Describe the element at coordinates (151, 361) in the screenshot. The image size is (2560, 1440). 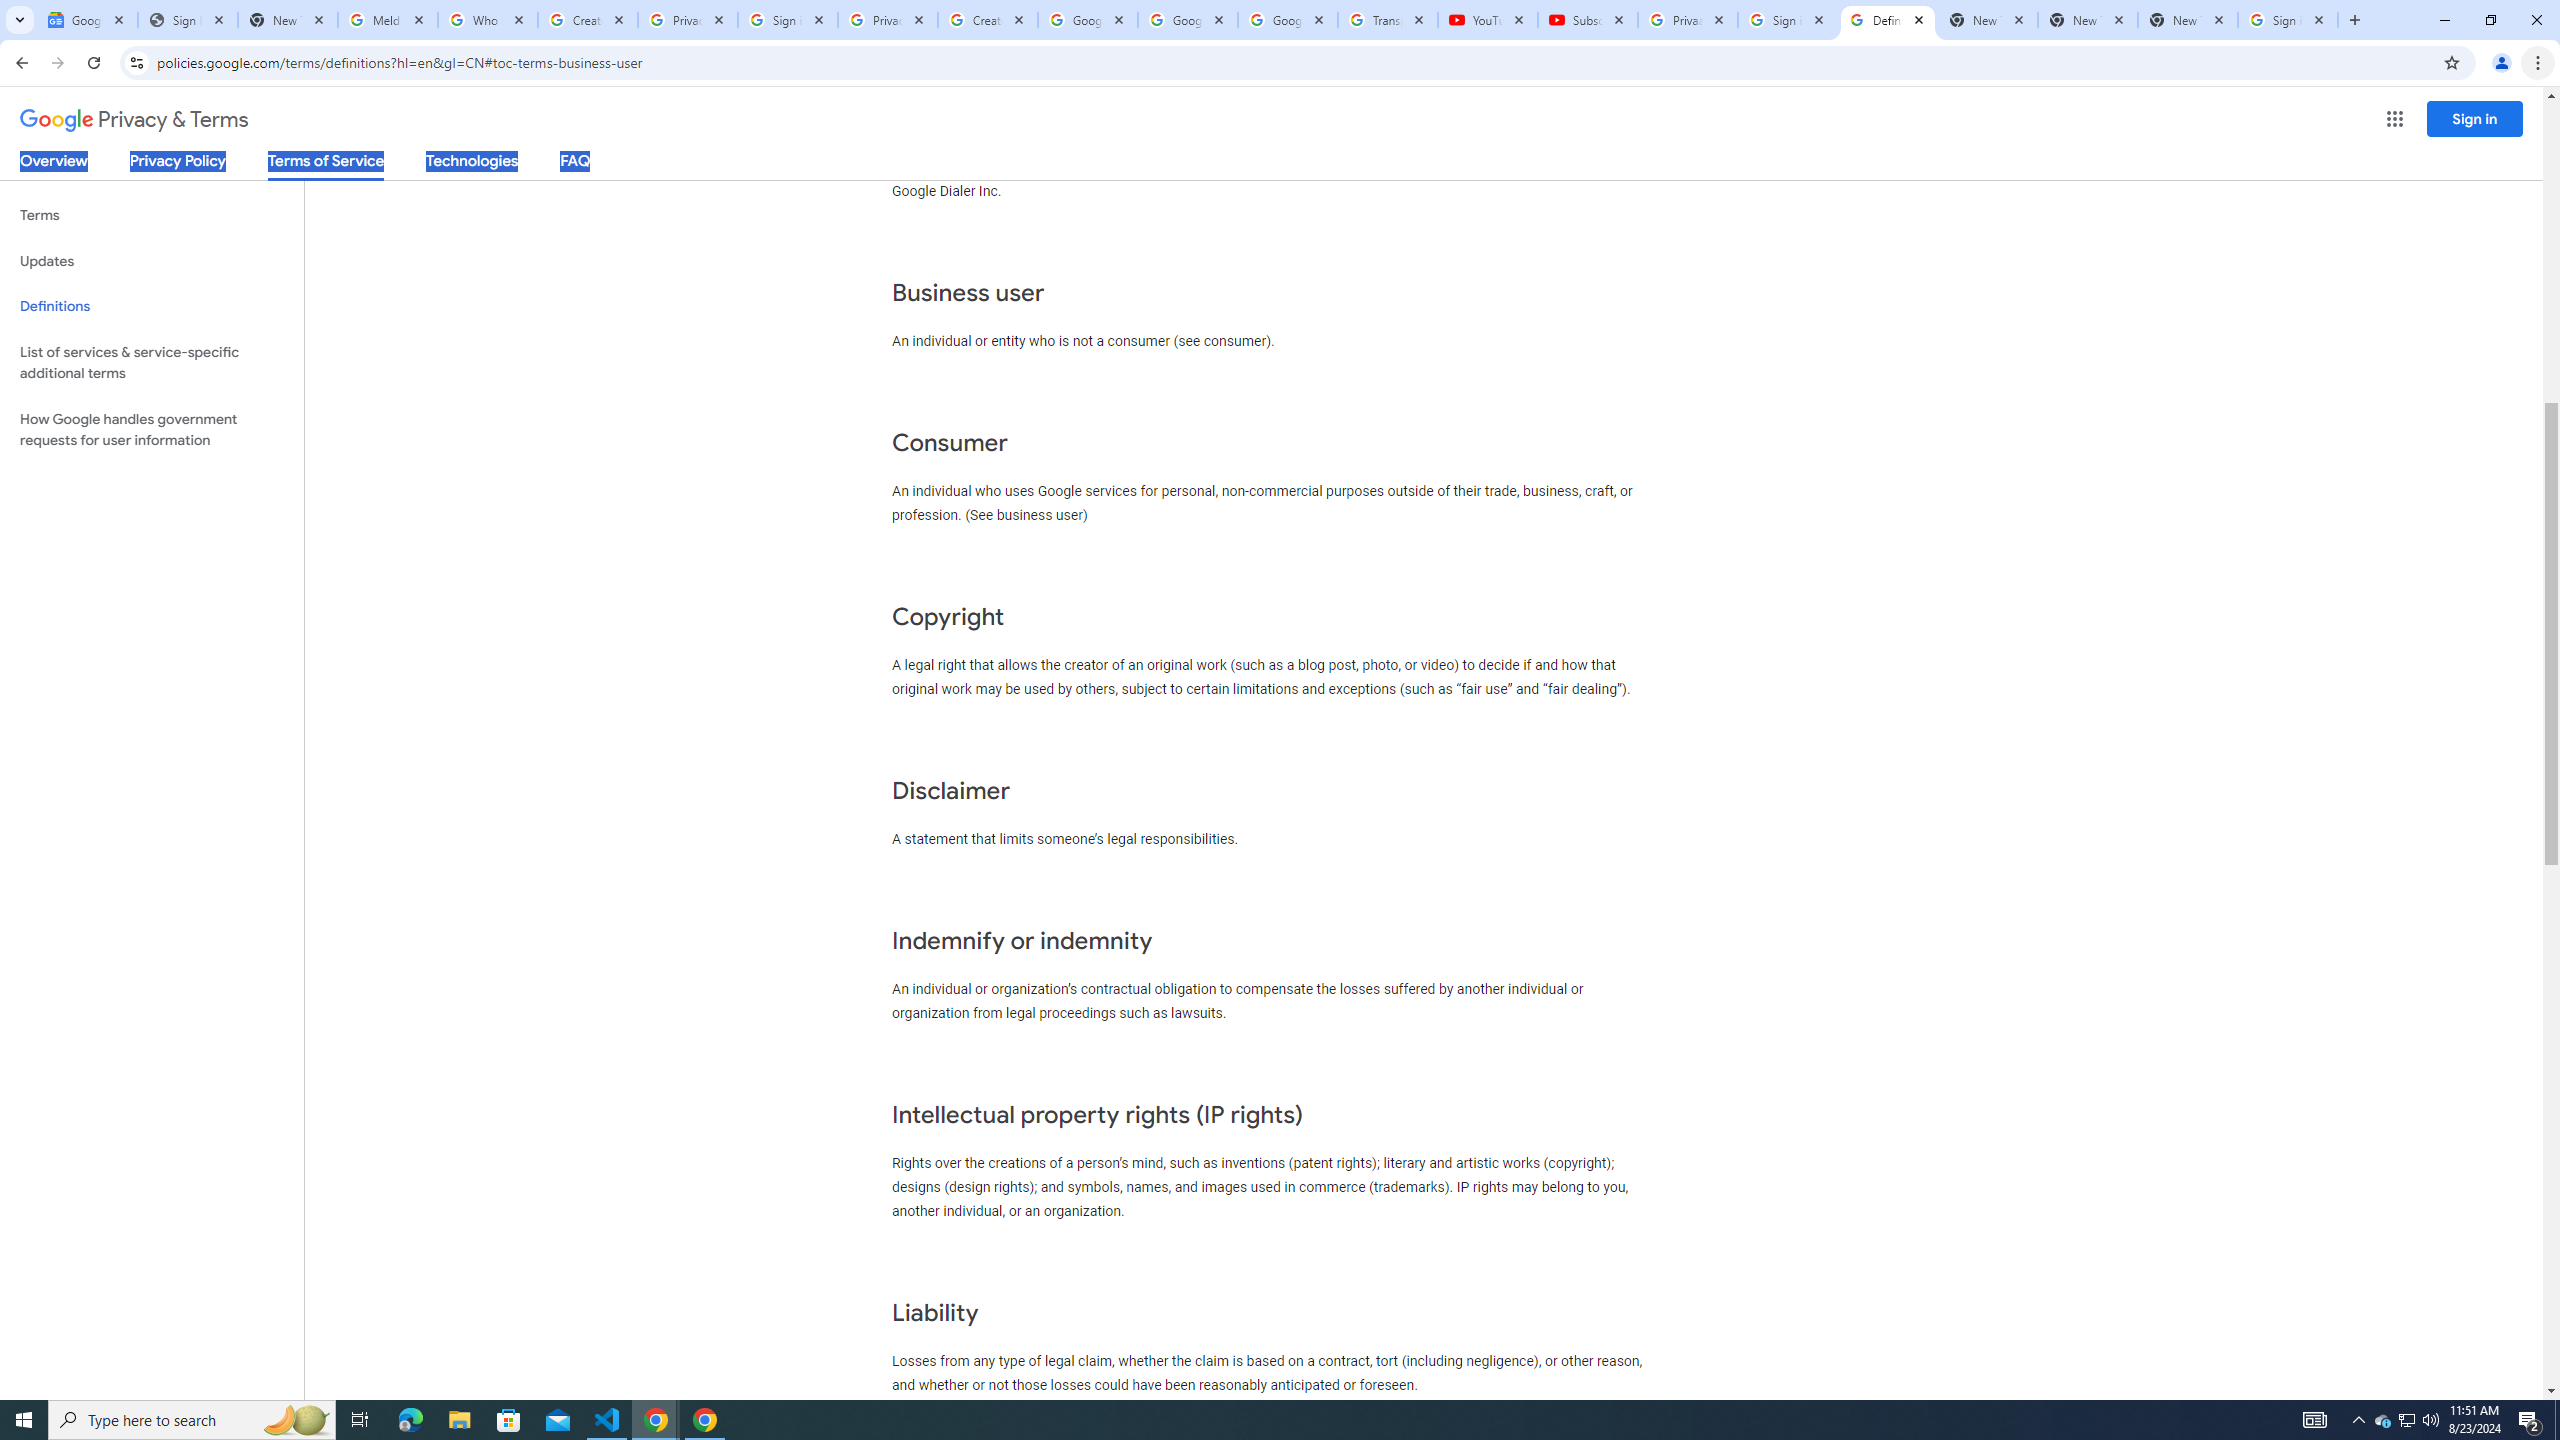
I see `'List of services & service-specific additional terms'` at that location.